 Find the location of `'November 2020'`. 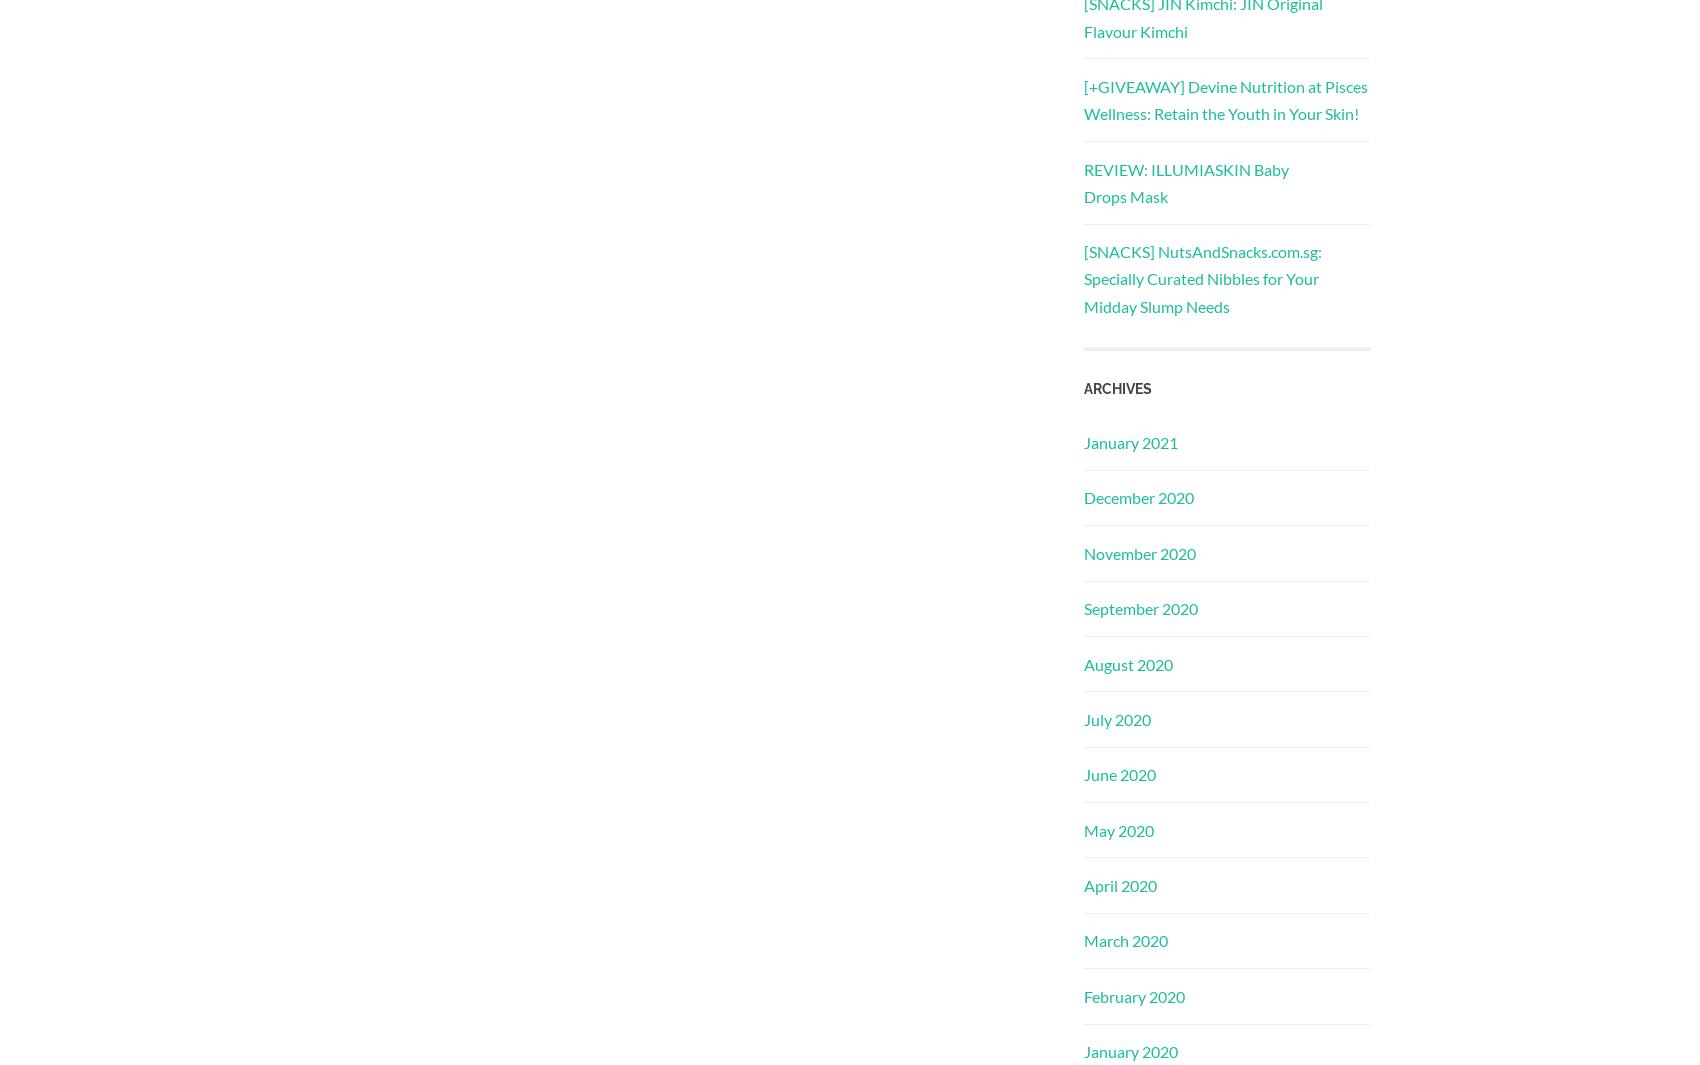

'November 2020' is located at coordinates (1140, 552).